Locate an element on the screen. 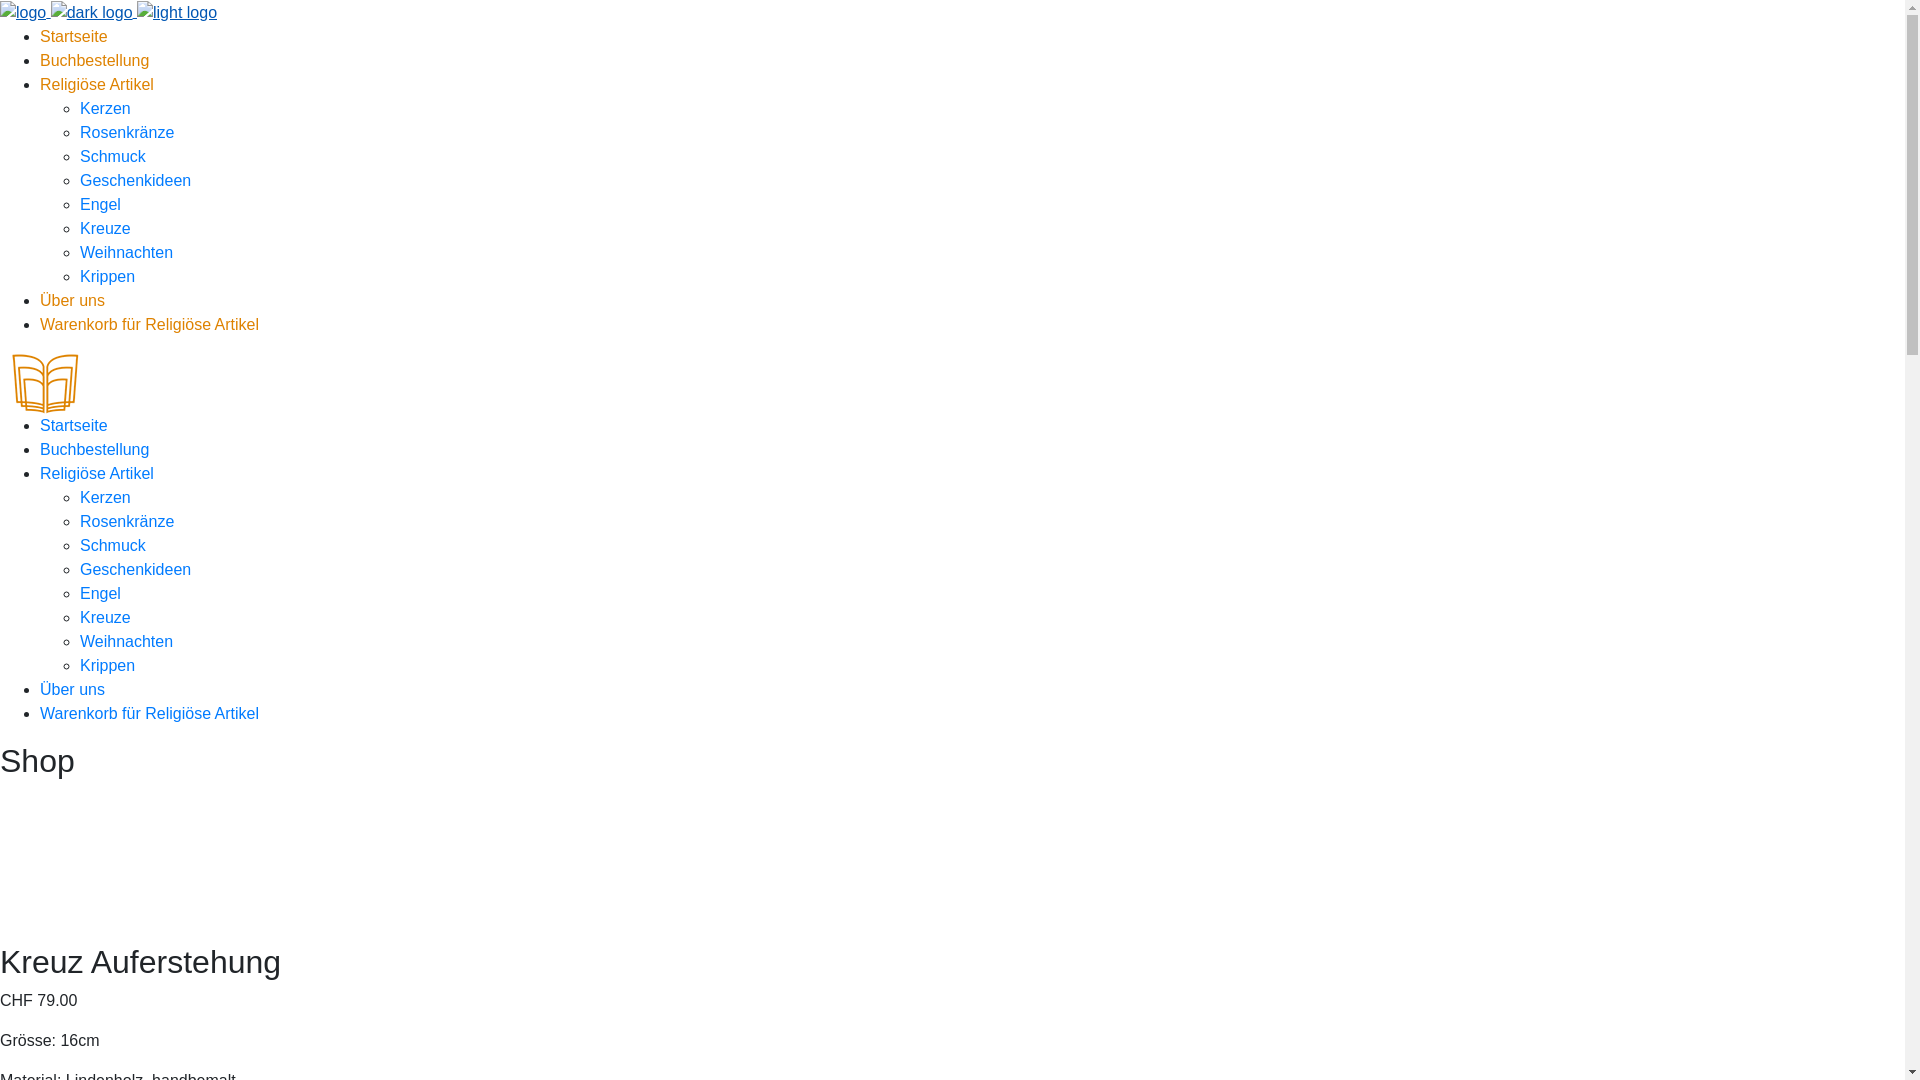 The image size is (1920, 1080). 'Kerzen' is located at coordinates (104, 496).